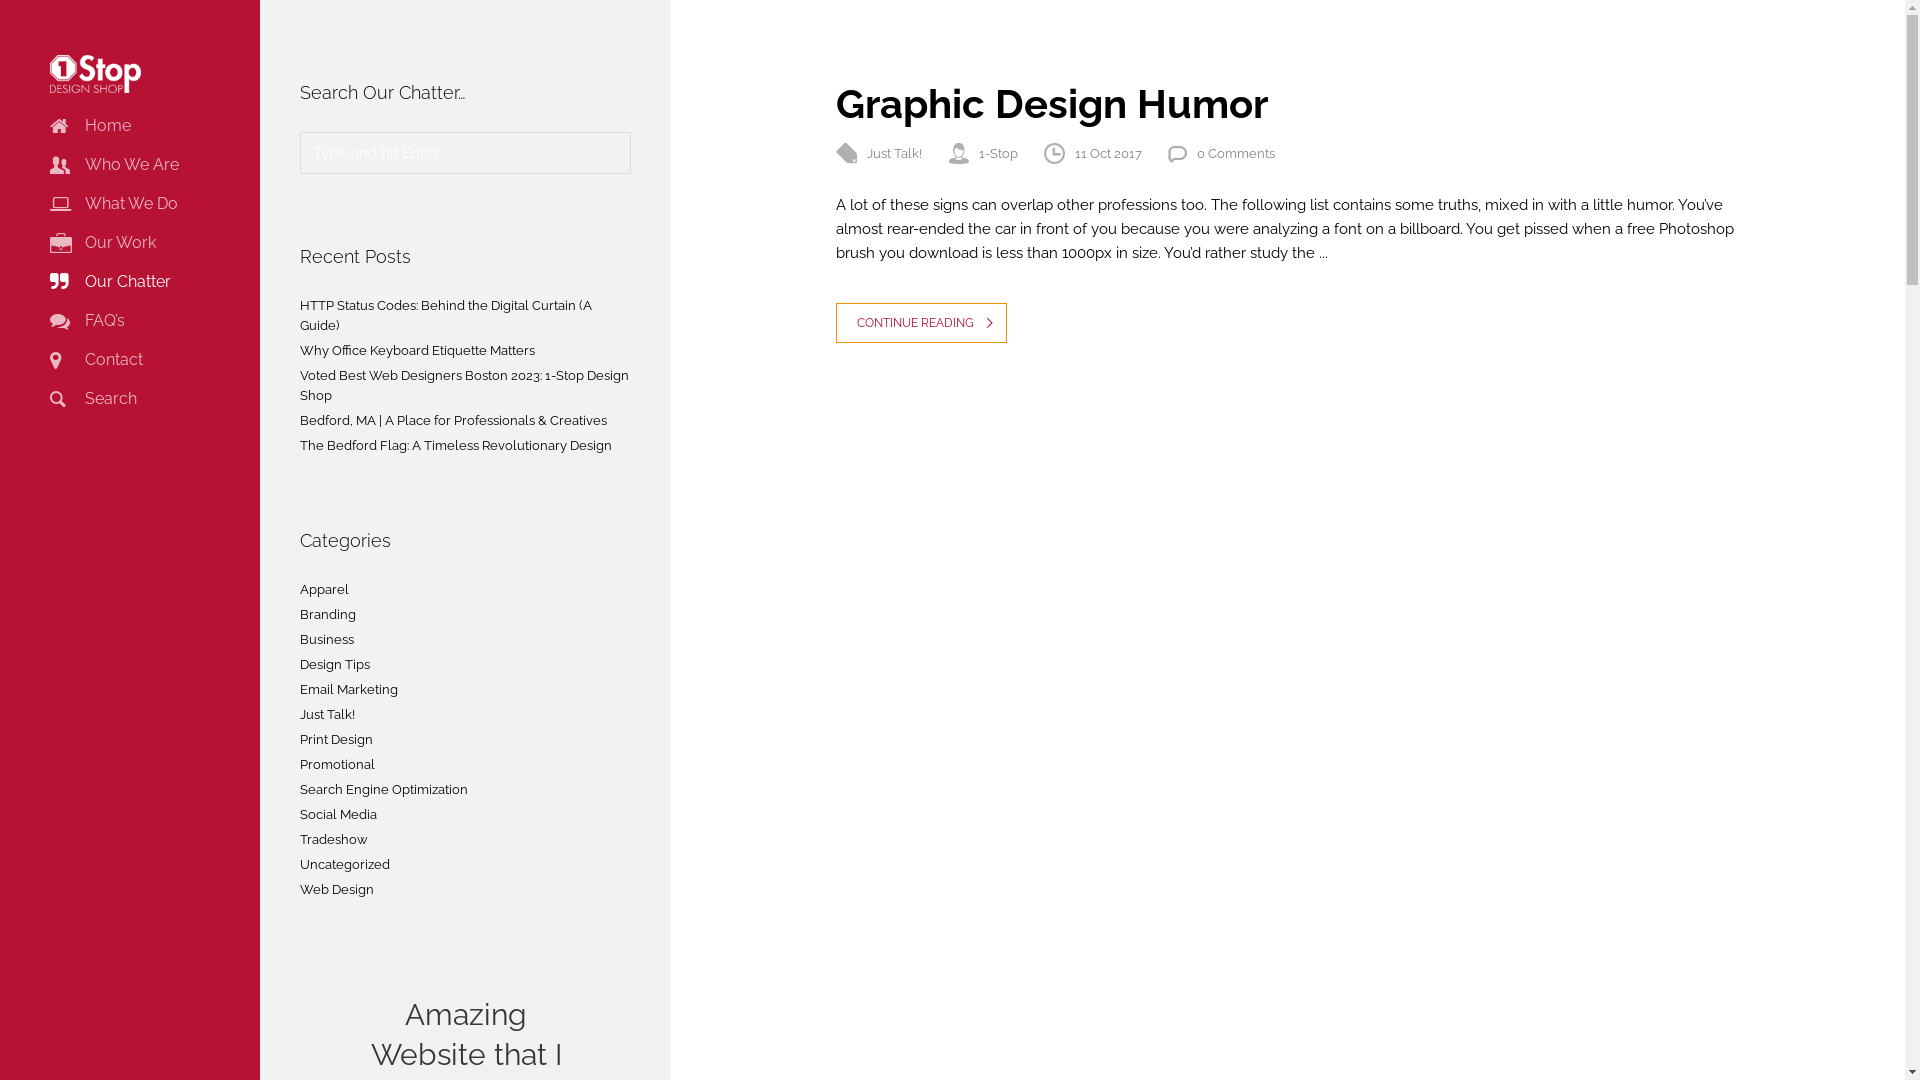 This screenshot has height=1080, width=1920. I want to click on 'Promotional', so click(337, 764).